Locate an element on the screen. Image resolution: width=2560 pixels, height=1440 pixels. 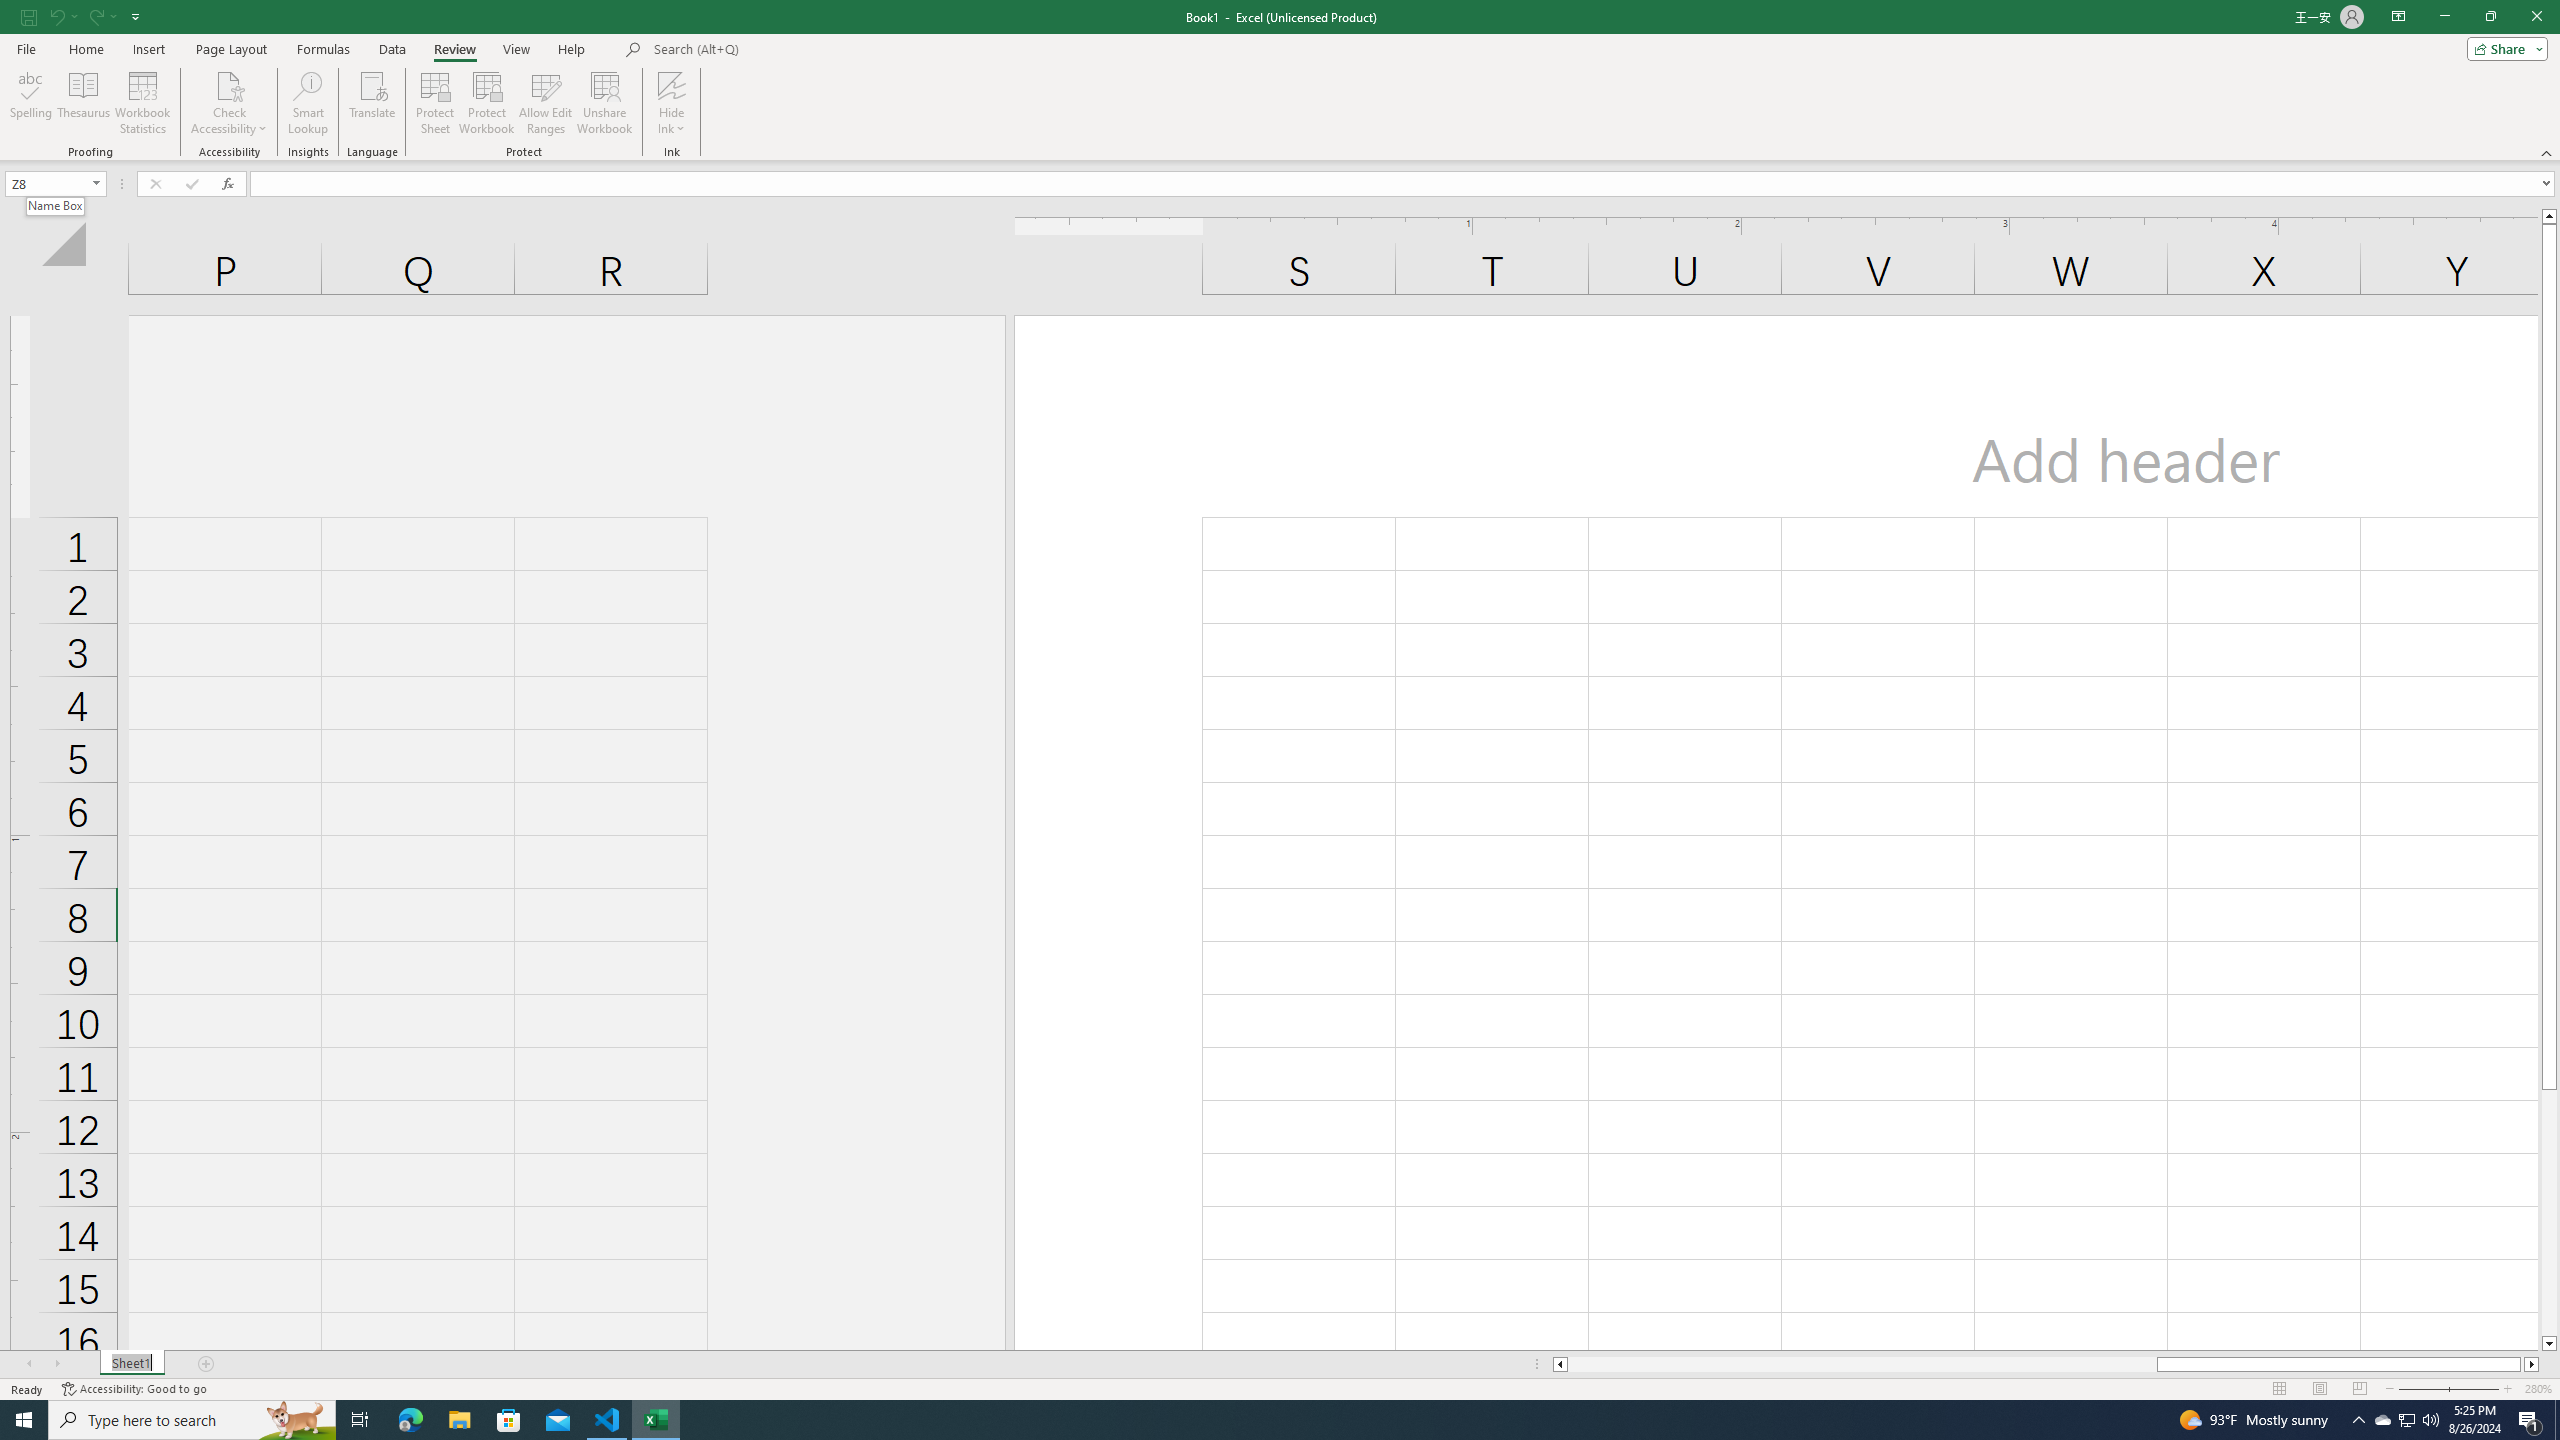
'Check Accessibility' is located at coordinates (228, 103).